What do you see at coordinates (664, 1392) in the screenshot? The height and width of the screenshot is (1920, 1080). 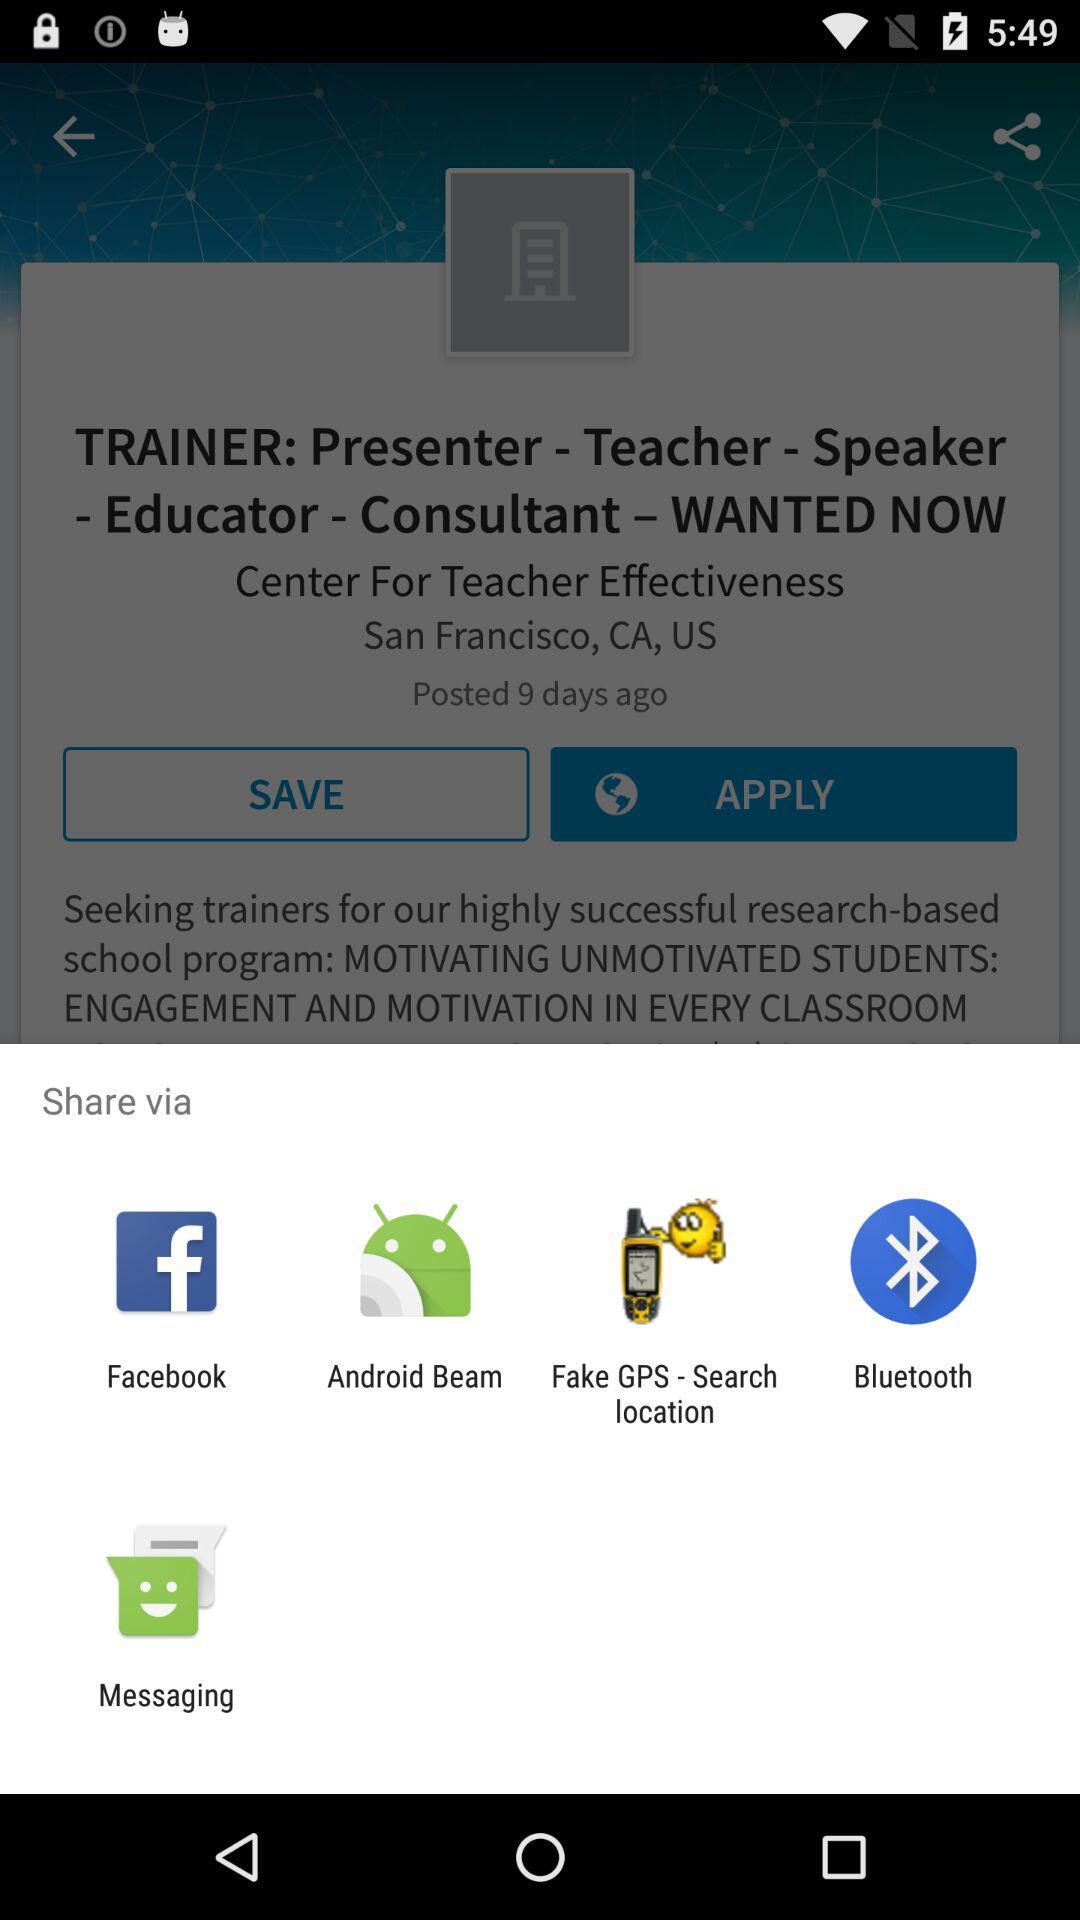 I see `the item to the right of android beam` at bounding box center [664, 1392].